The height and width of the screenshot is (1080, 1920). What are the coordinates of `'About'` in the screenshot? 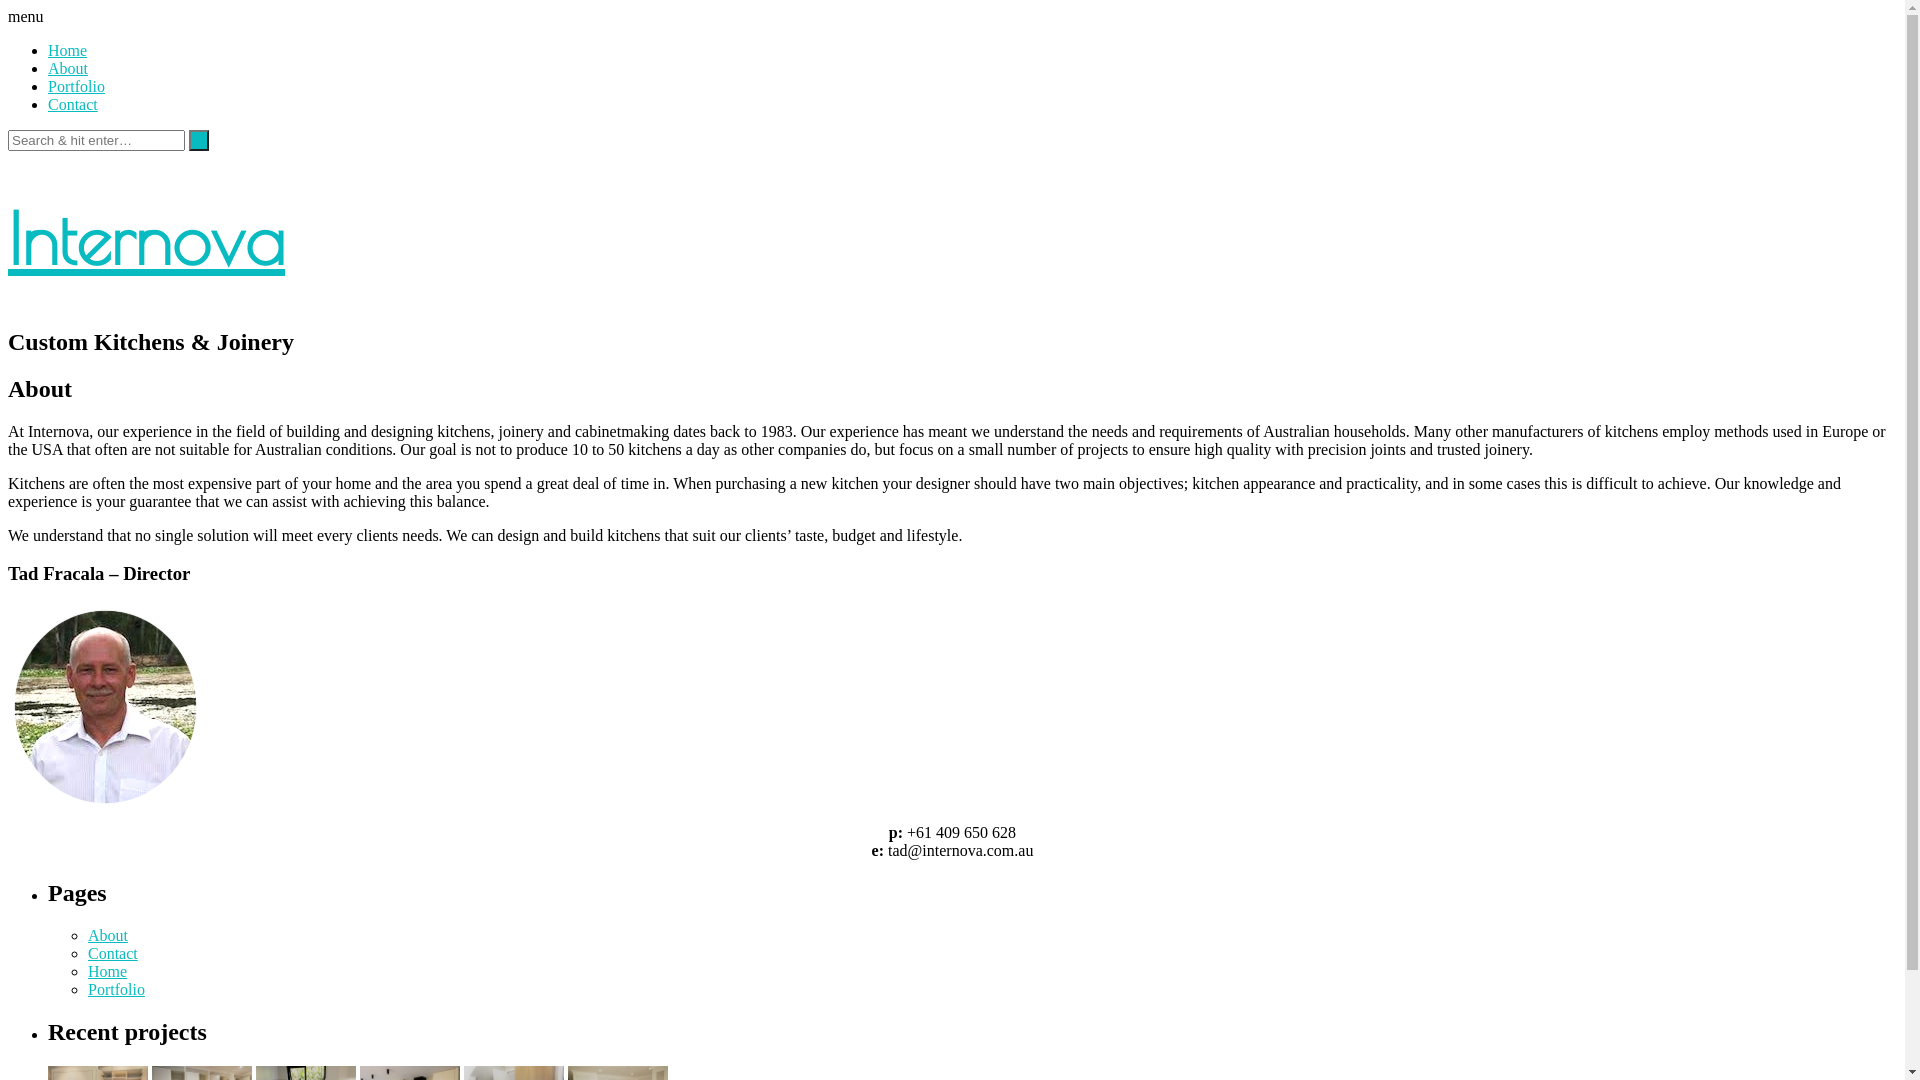 It's located at (106, 935).